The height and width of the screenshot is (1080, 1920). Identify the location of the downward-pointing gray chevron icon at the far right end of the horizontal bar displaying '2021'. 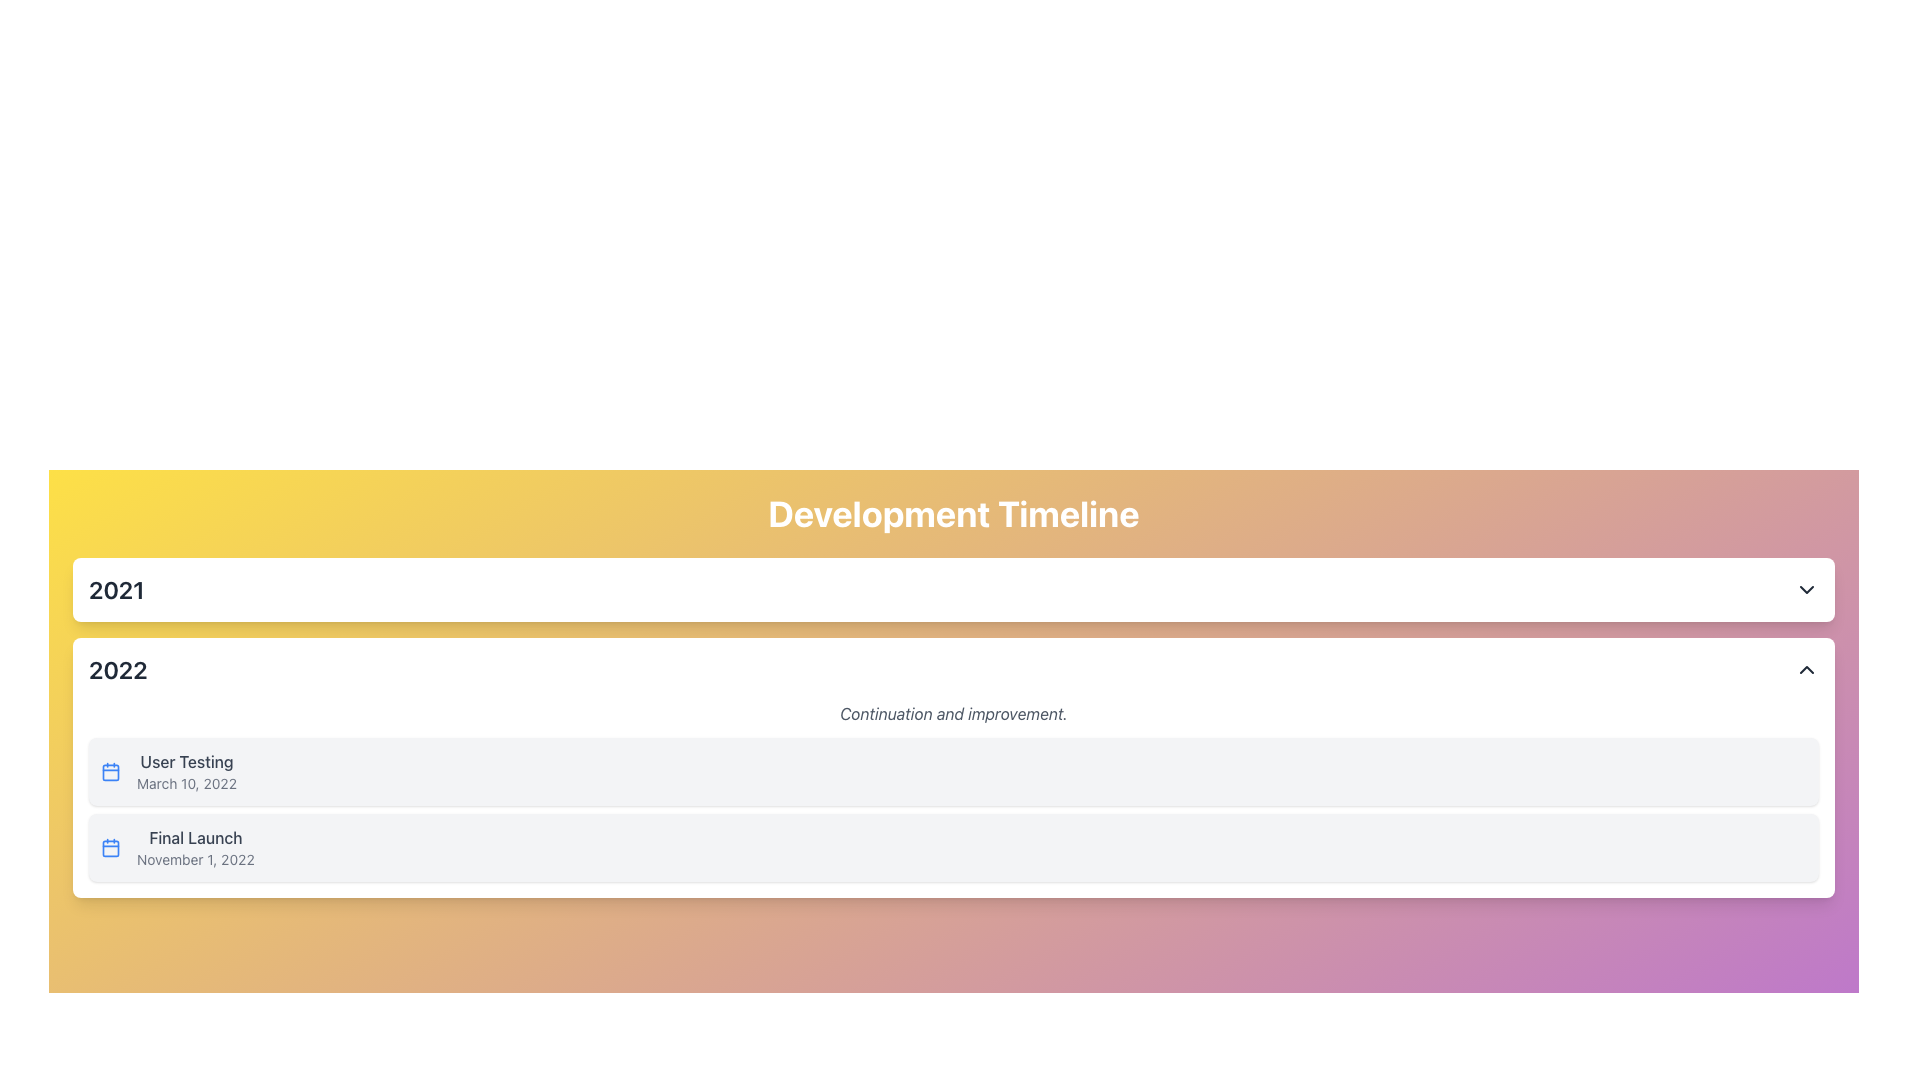
(1806, 589).